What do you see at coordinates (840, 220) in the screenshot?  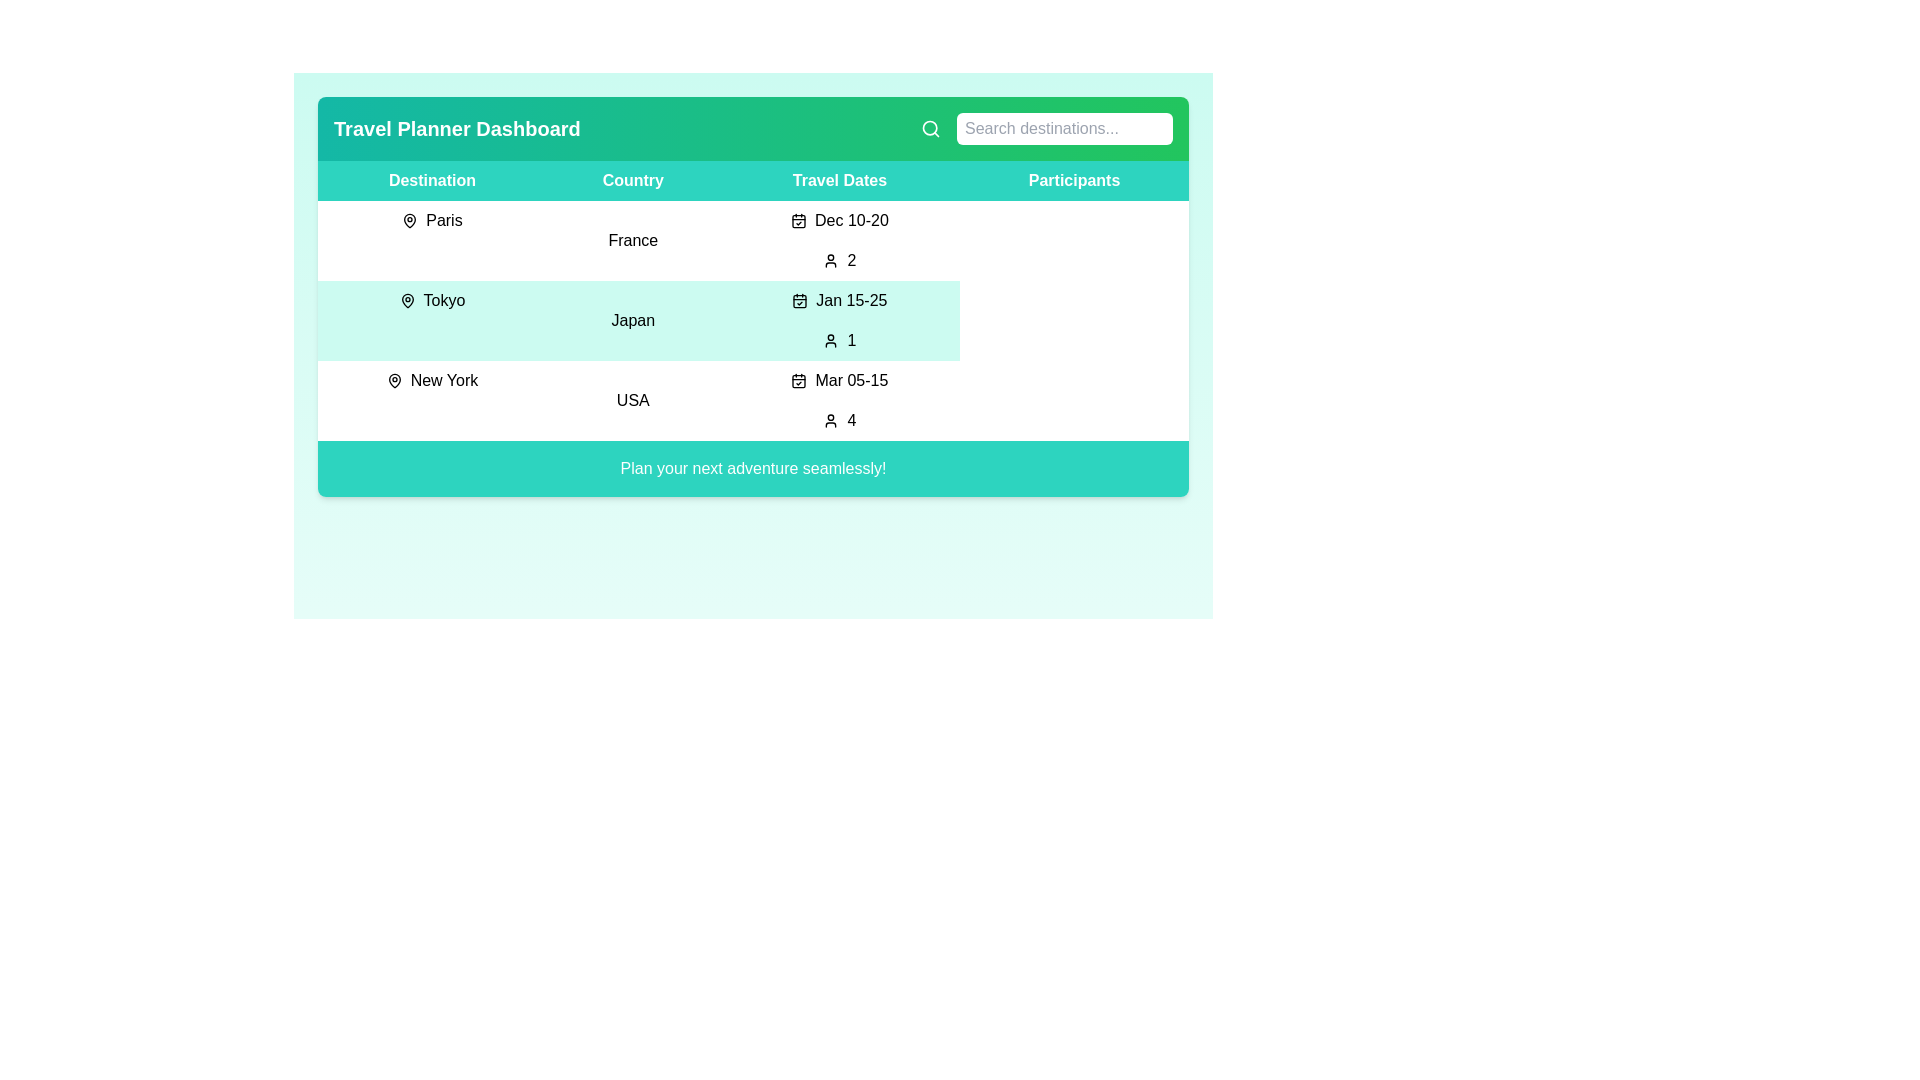 I see `date range text element styled as 'Dec 10-20' with a calendar icon in the 'Travel Dates' column of the table` at bounding box center [840, 220].